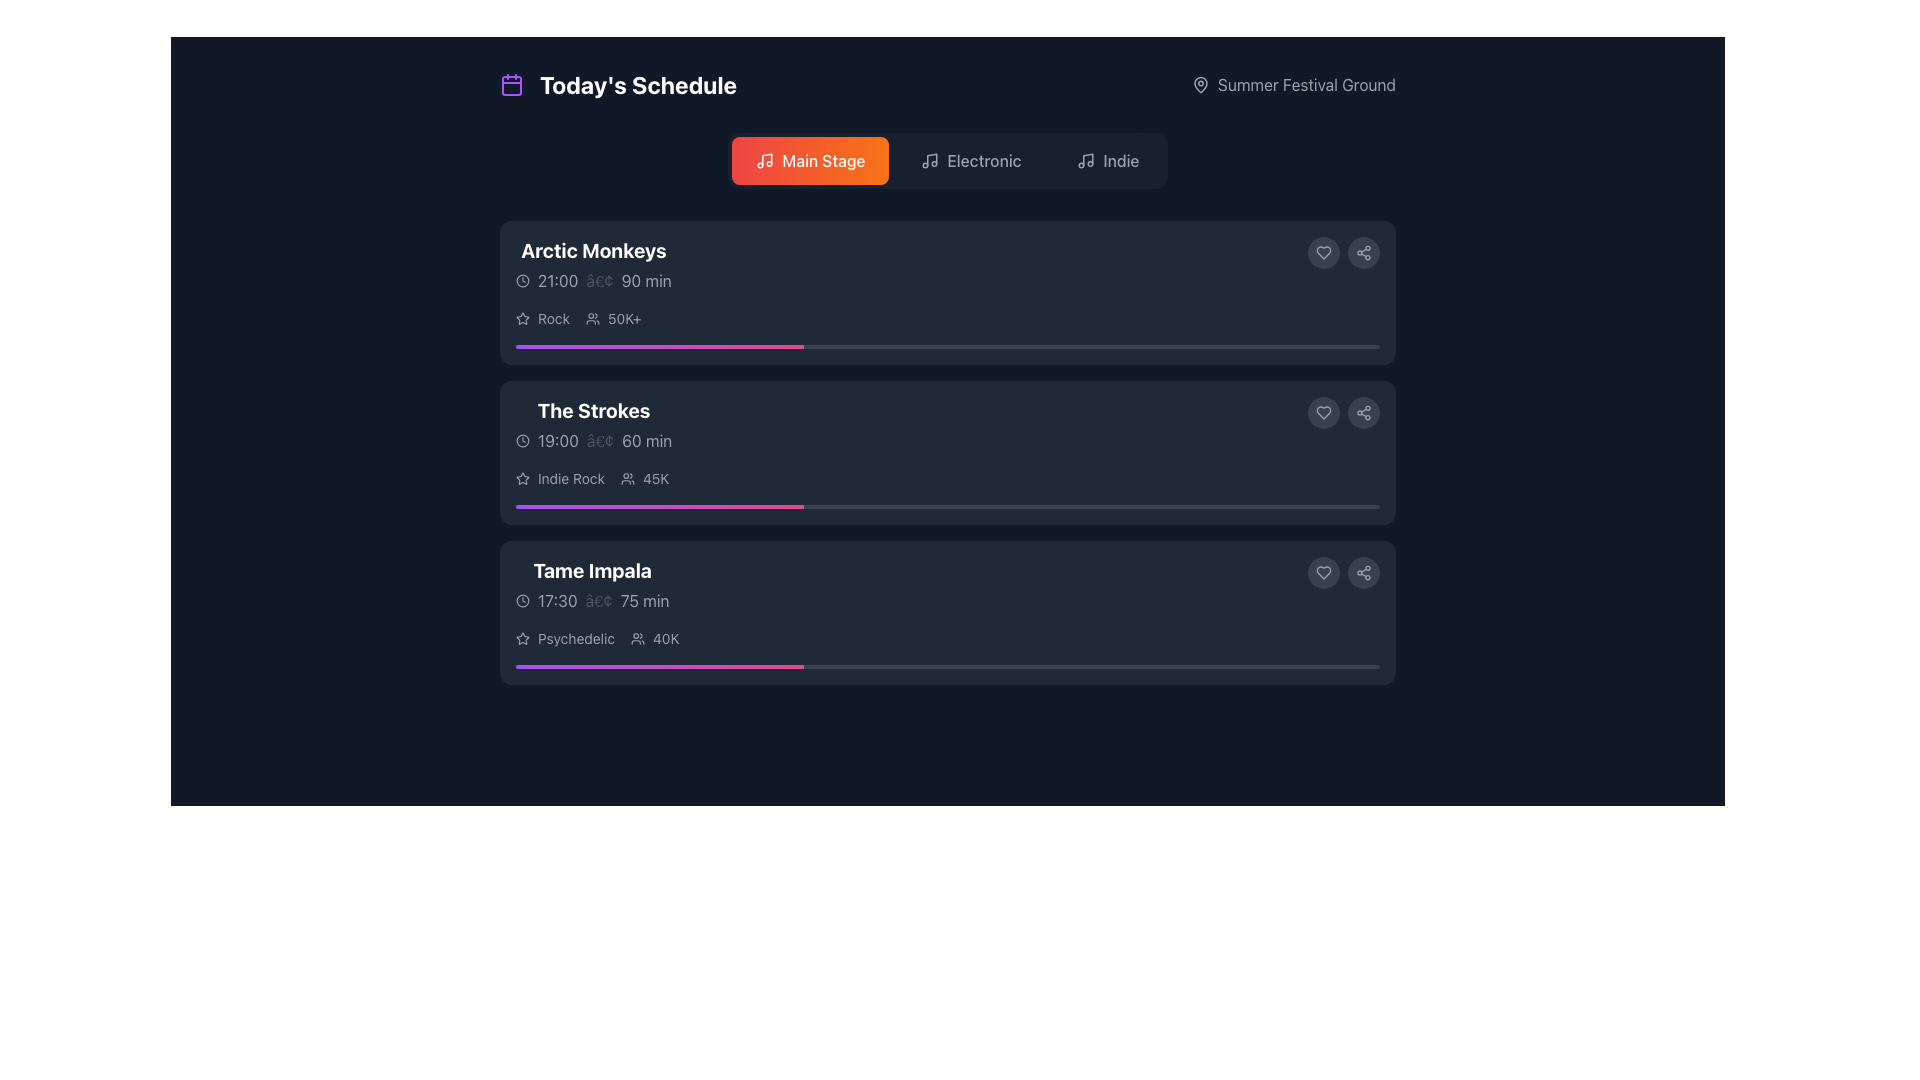 The height and width of the screenshot is (1080, 1920). Describe the element at coordinates (1324, 252) in the screenshot. I see `the favorite or like icon located on the right side of the top card in the three stacked card layout` at that location.